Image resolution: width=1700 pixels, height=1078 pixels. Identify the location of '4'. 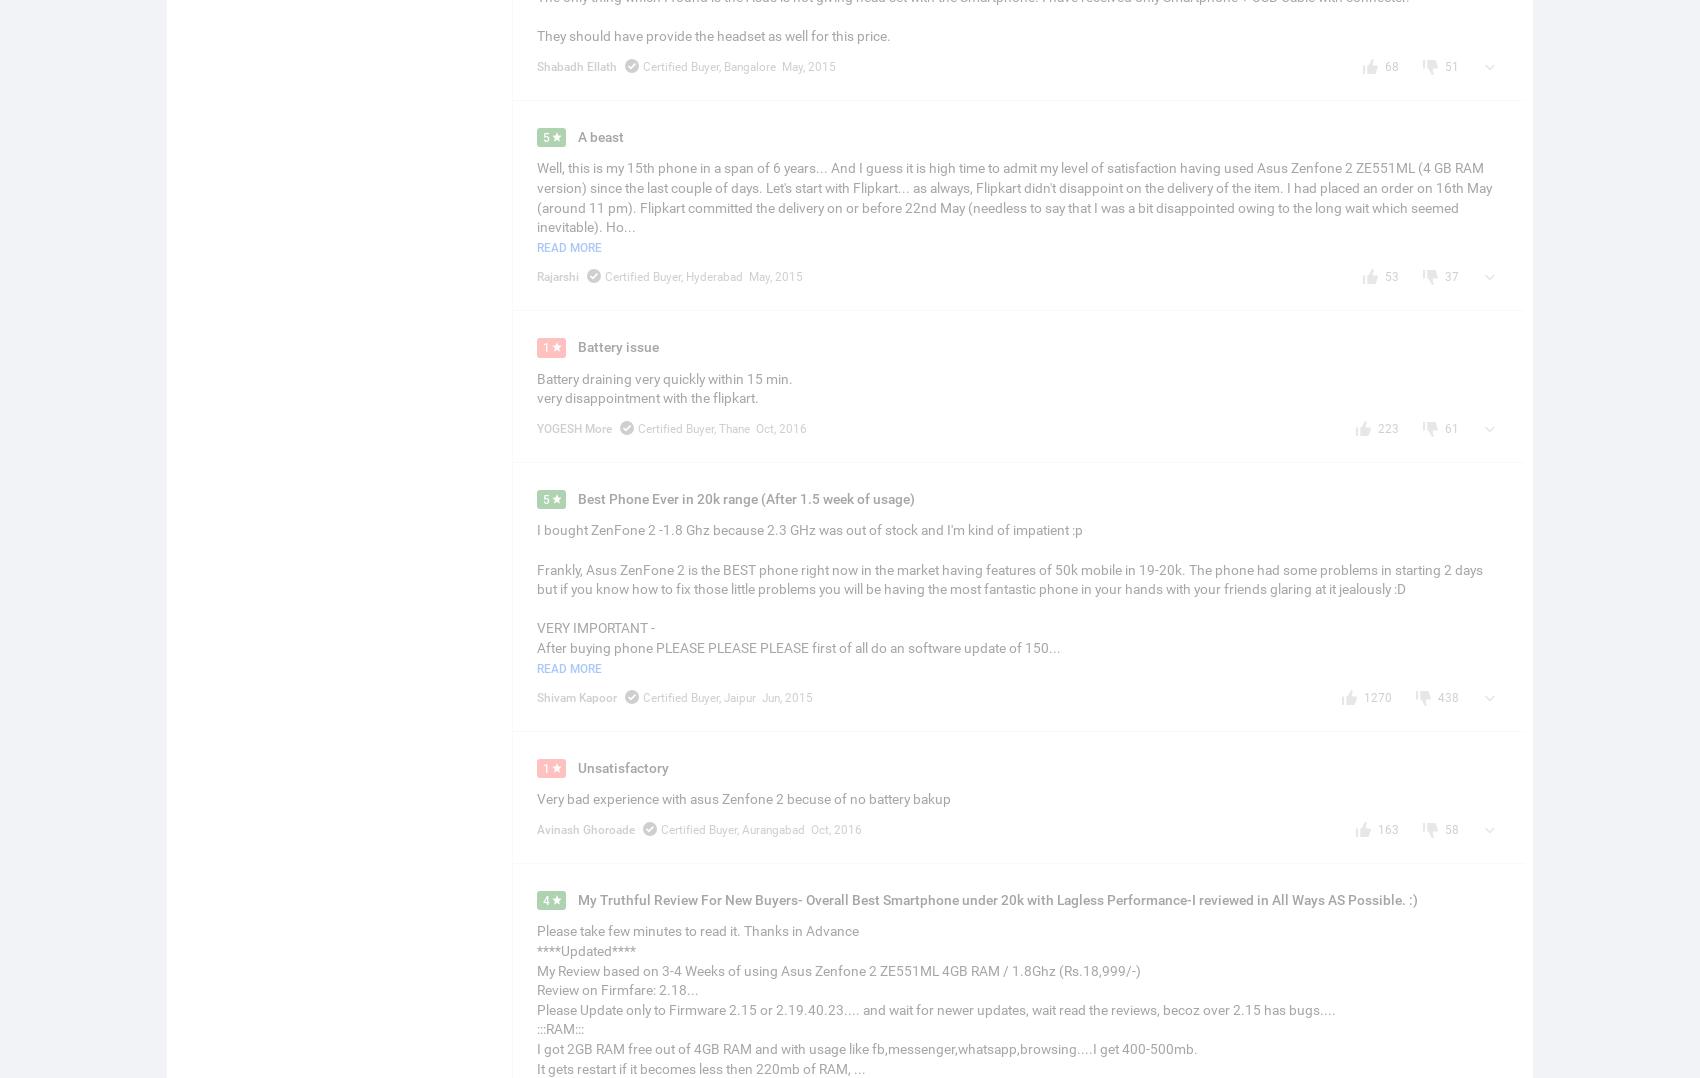
(544, 900).